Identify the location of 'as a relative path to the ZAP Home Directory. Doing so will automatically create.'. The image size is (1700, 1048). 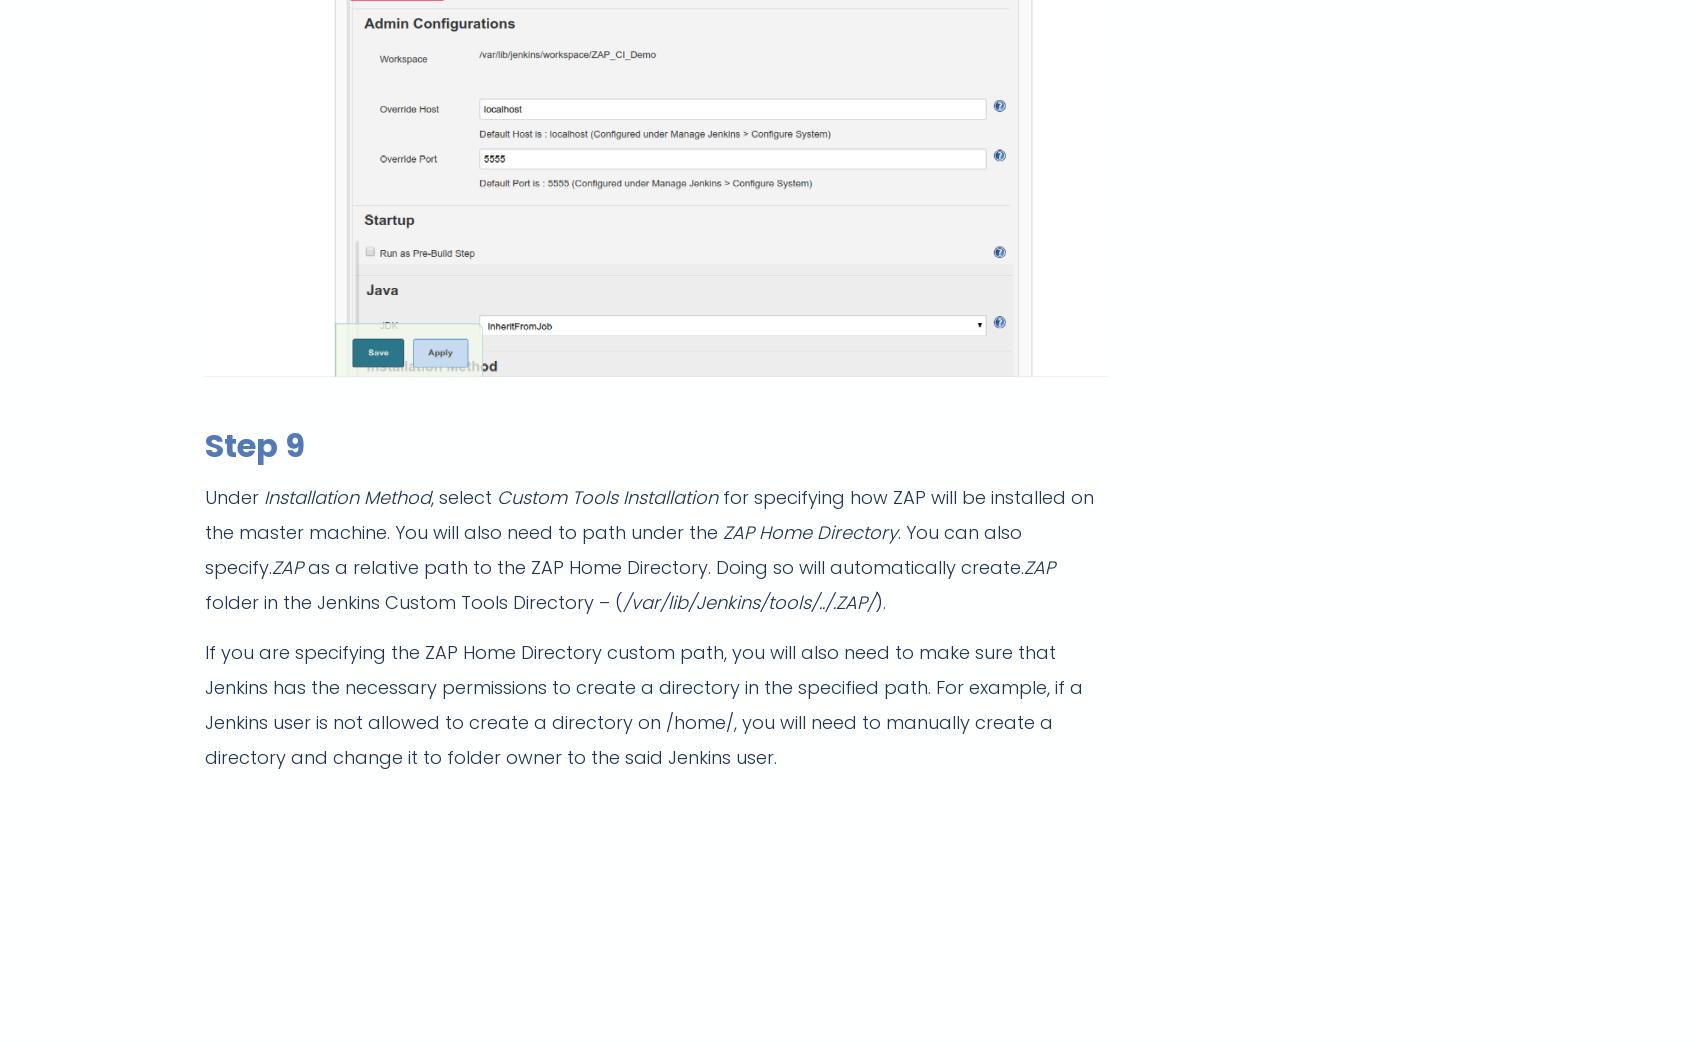
(663, 566).